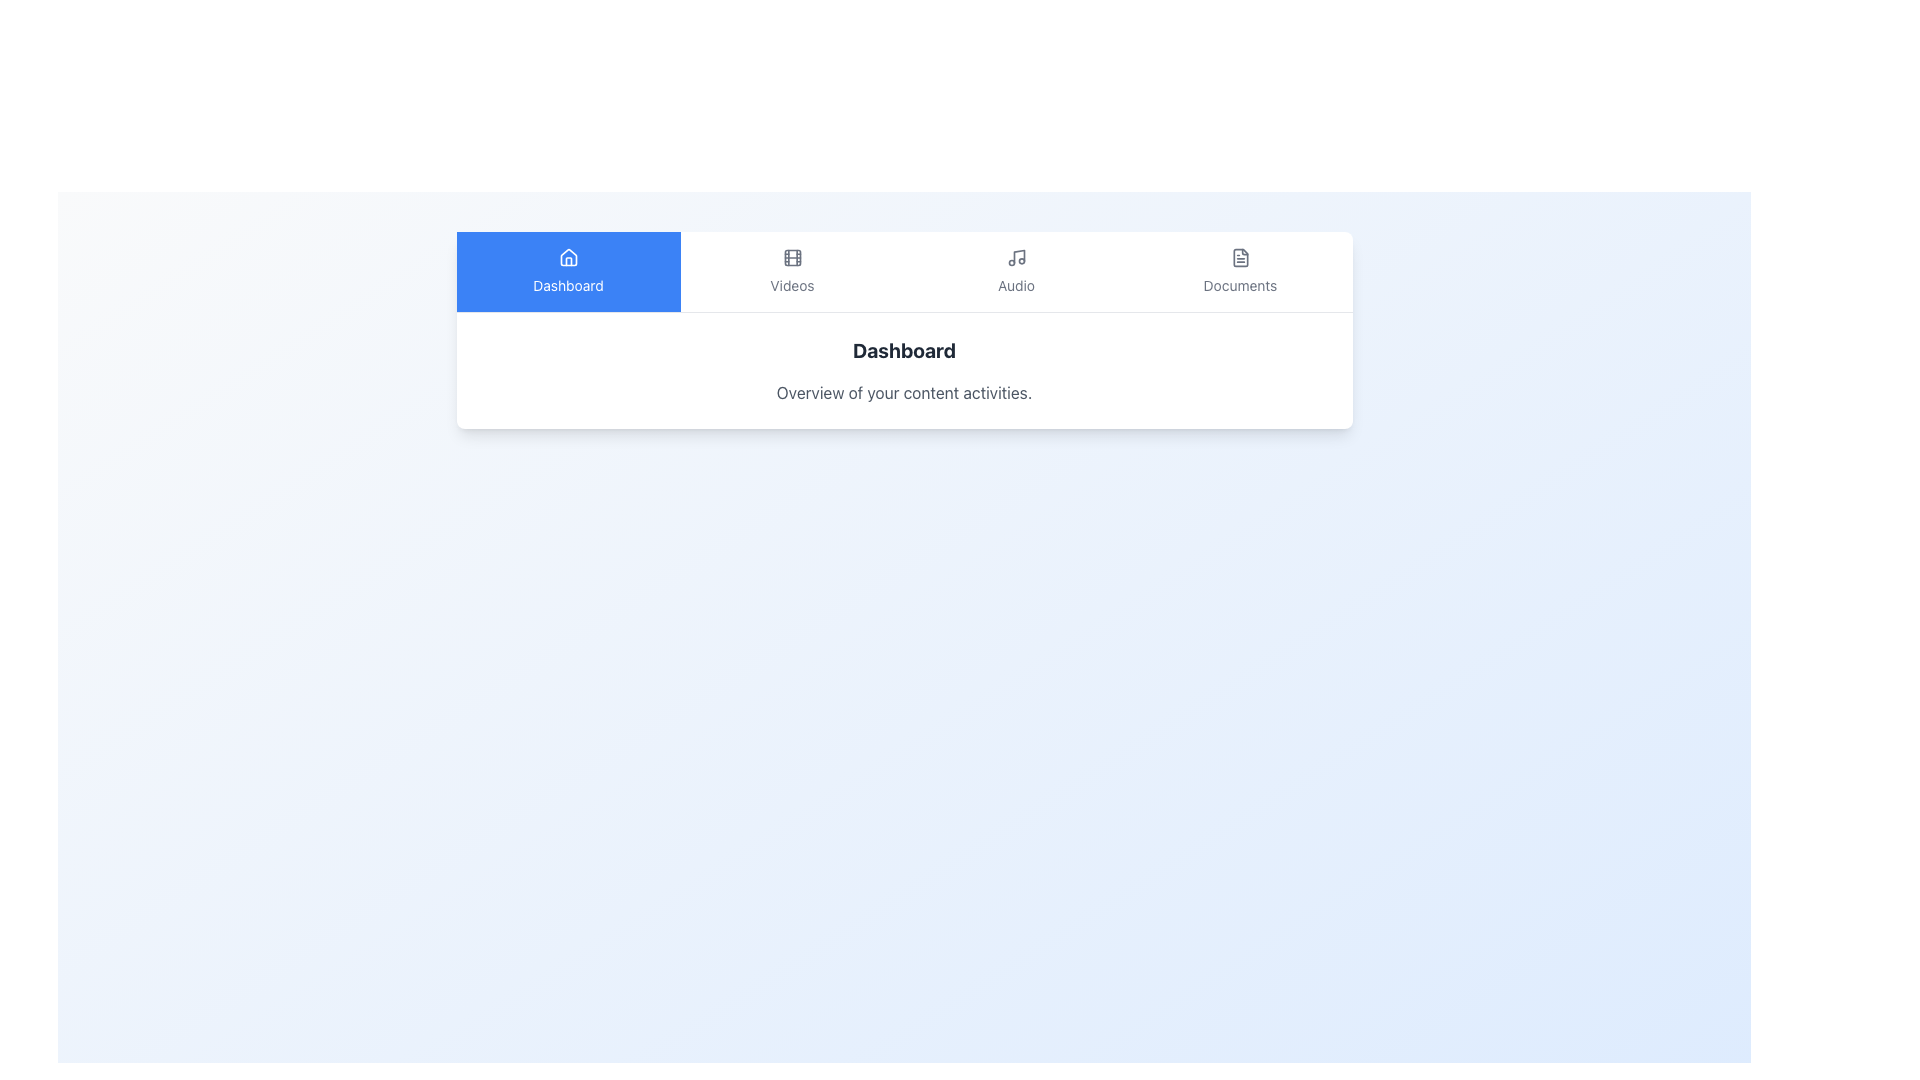  I want to click on the 'Audio' label, which is a small gray text located below a musical note icon in the top center horizontal menu, so click(1016, 285).